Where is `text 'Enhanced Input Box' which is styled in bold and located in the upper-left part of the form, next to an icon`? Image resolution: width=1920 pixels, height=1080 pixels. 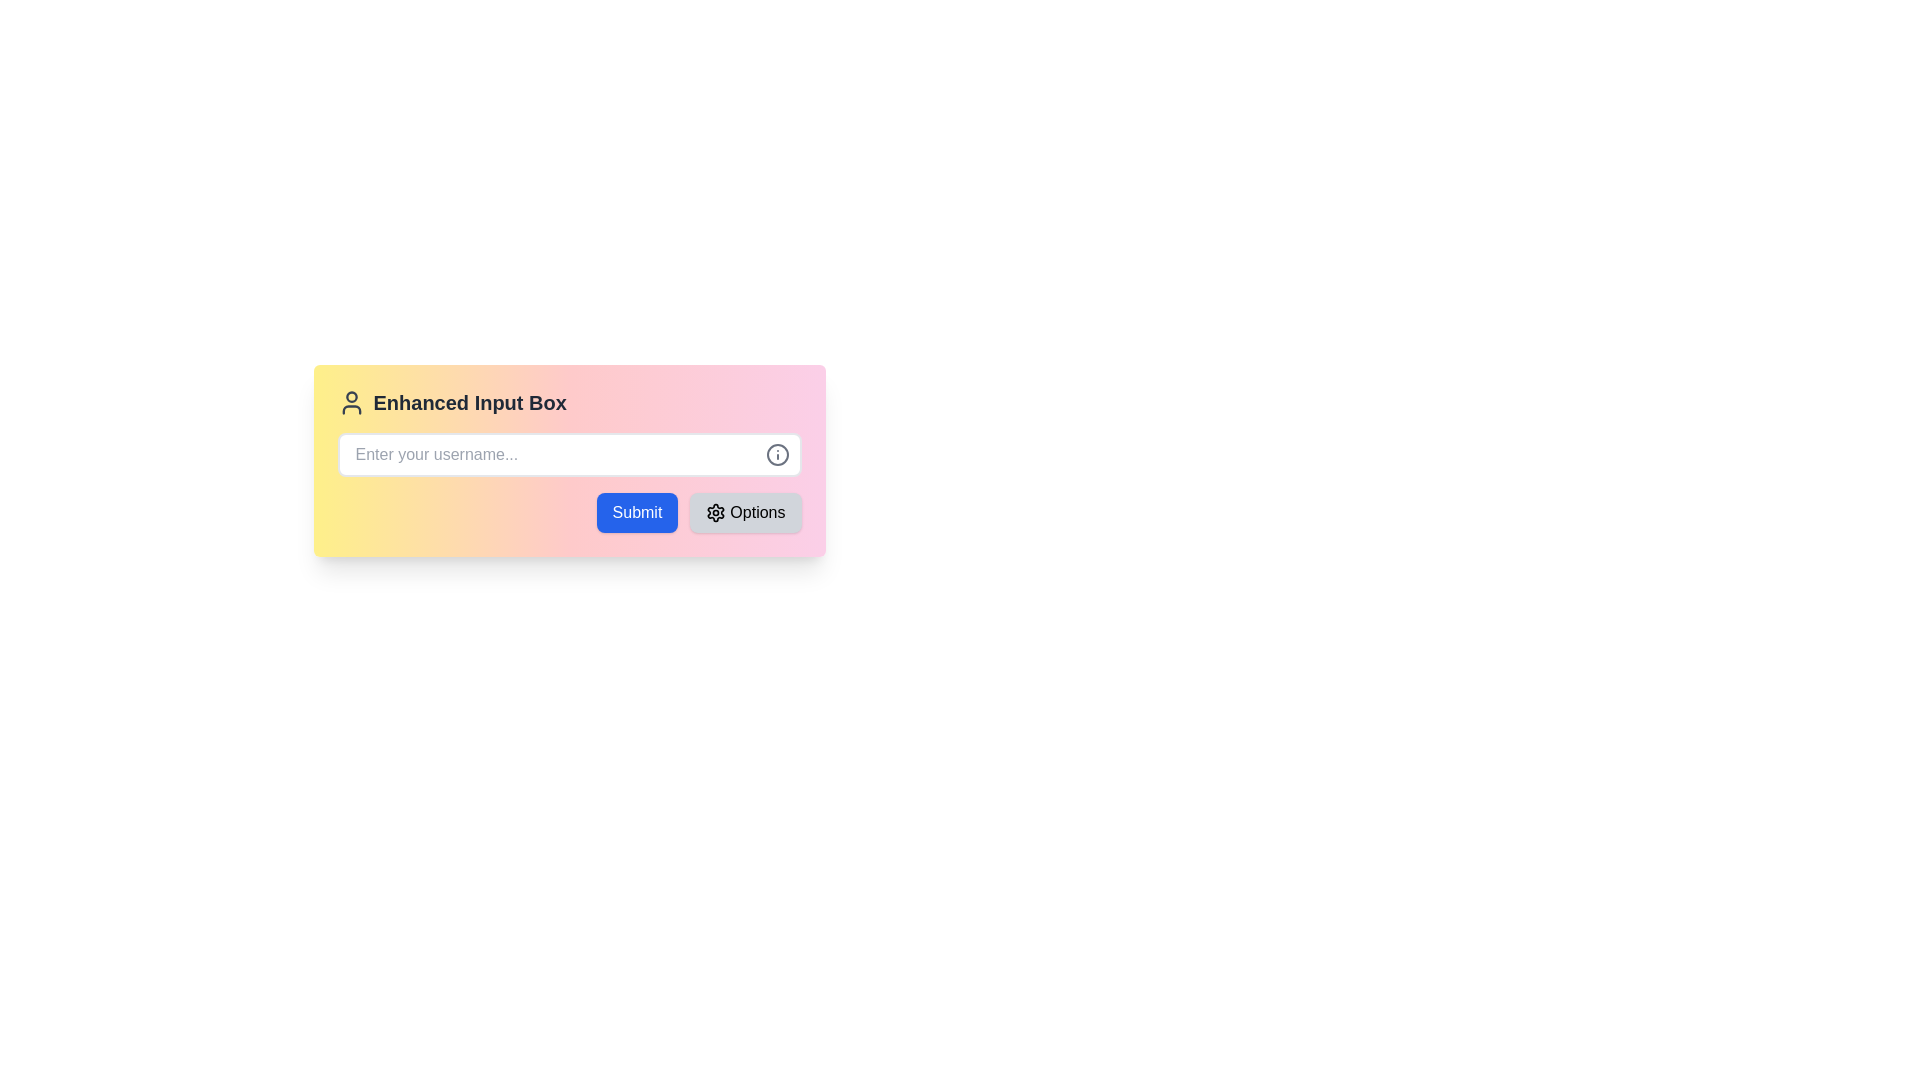 text 'Enhanced Input Box' which is styled in bold and located in the upper-left part of the form, next to an icon is located at coordinates (469, 402).